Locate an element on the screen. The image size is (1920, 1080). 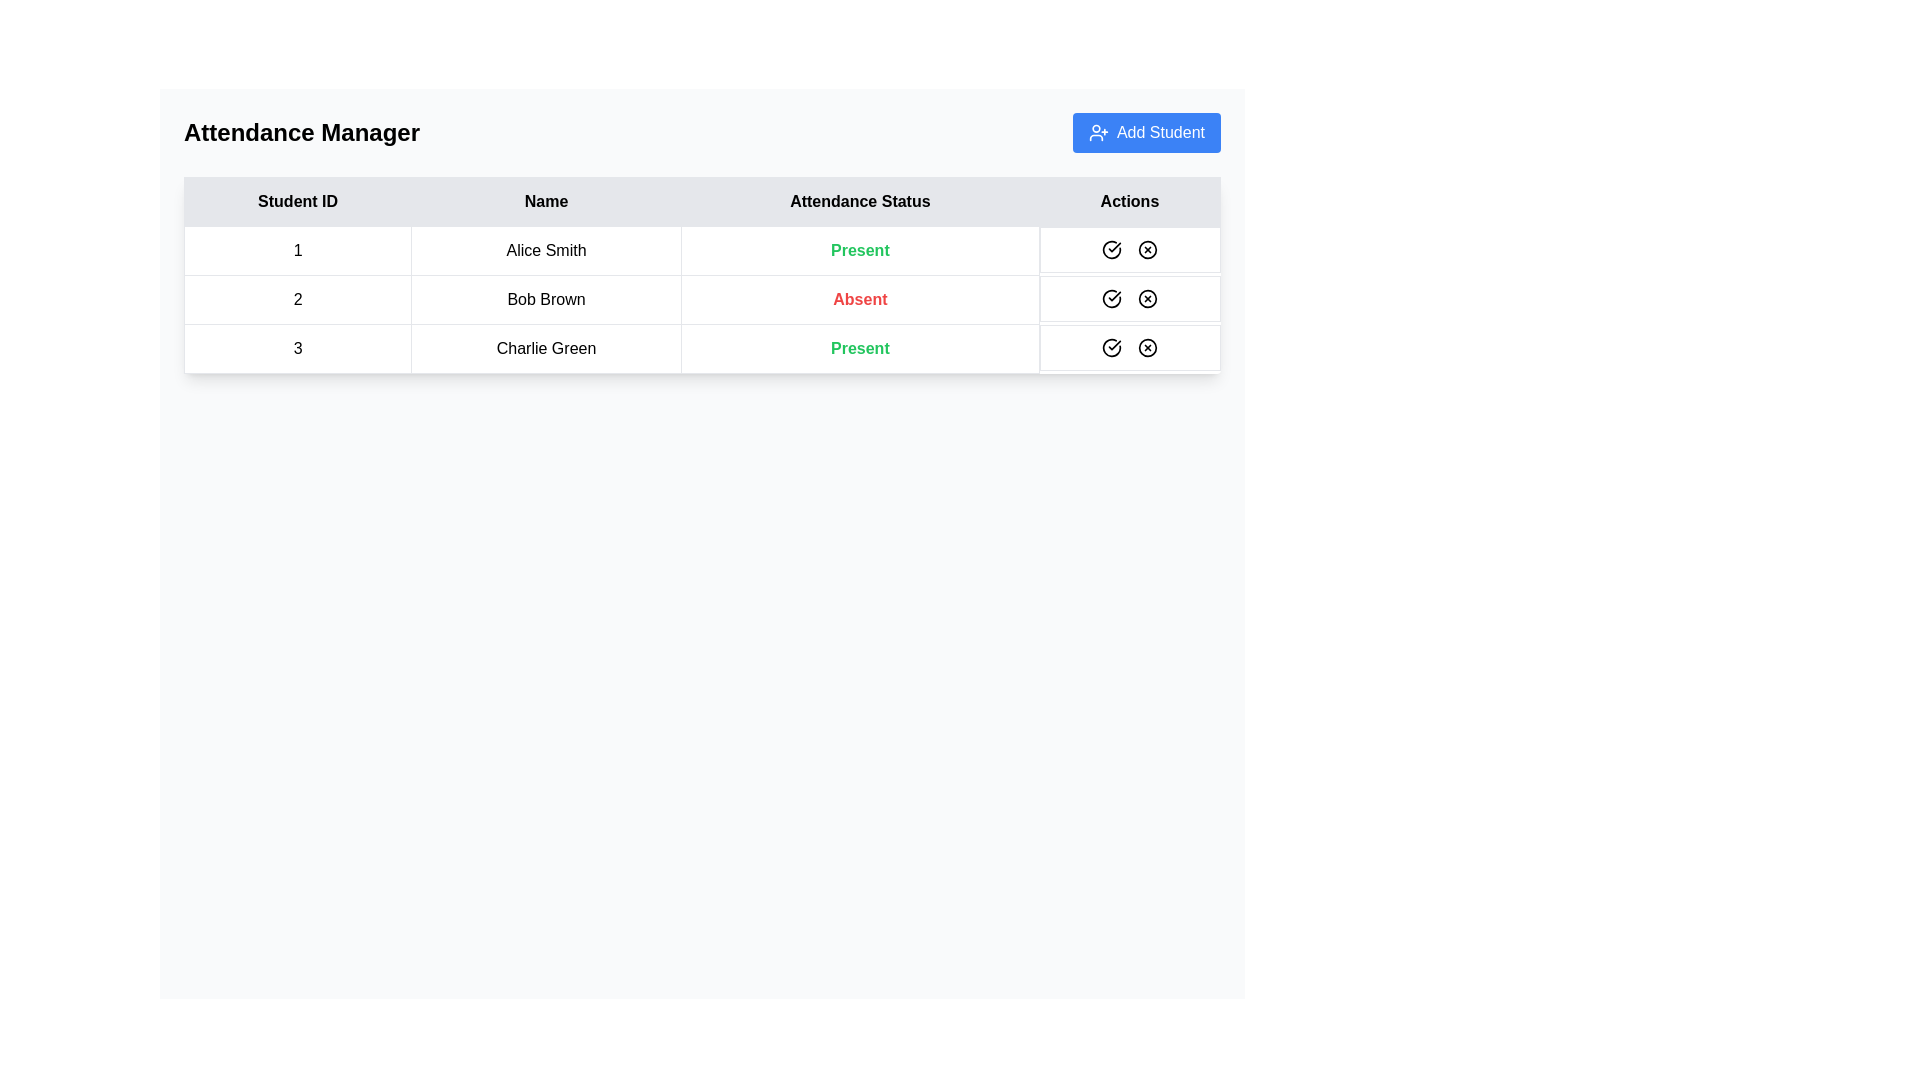
the button in the 'Actions' column of the second row to mark the attendance status for student 'Bob Brown' as present is located at coordinates (1111, 298).